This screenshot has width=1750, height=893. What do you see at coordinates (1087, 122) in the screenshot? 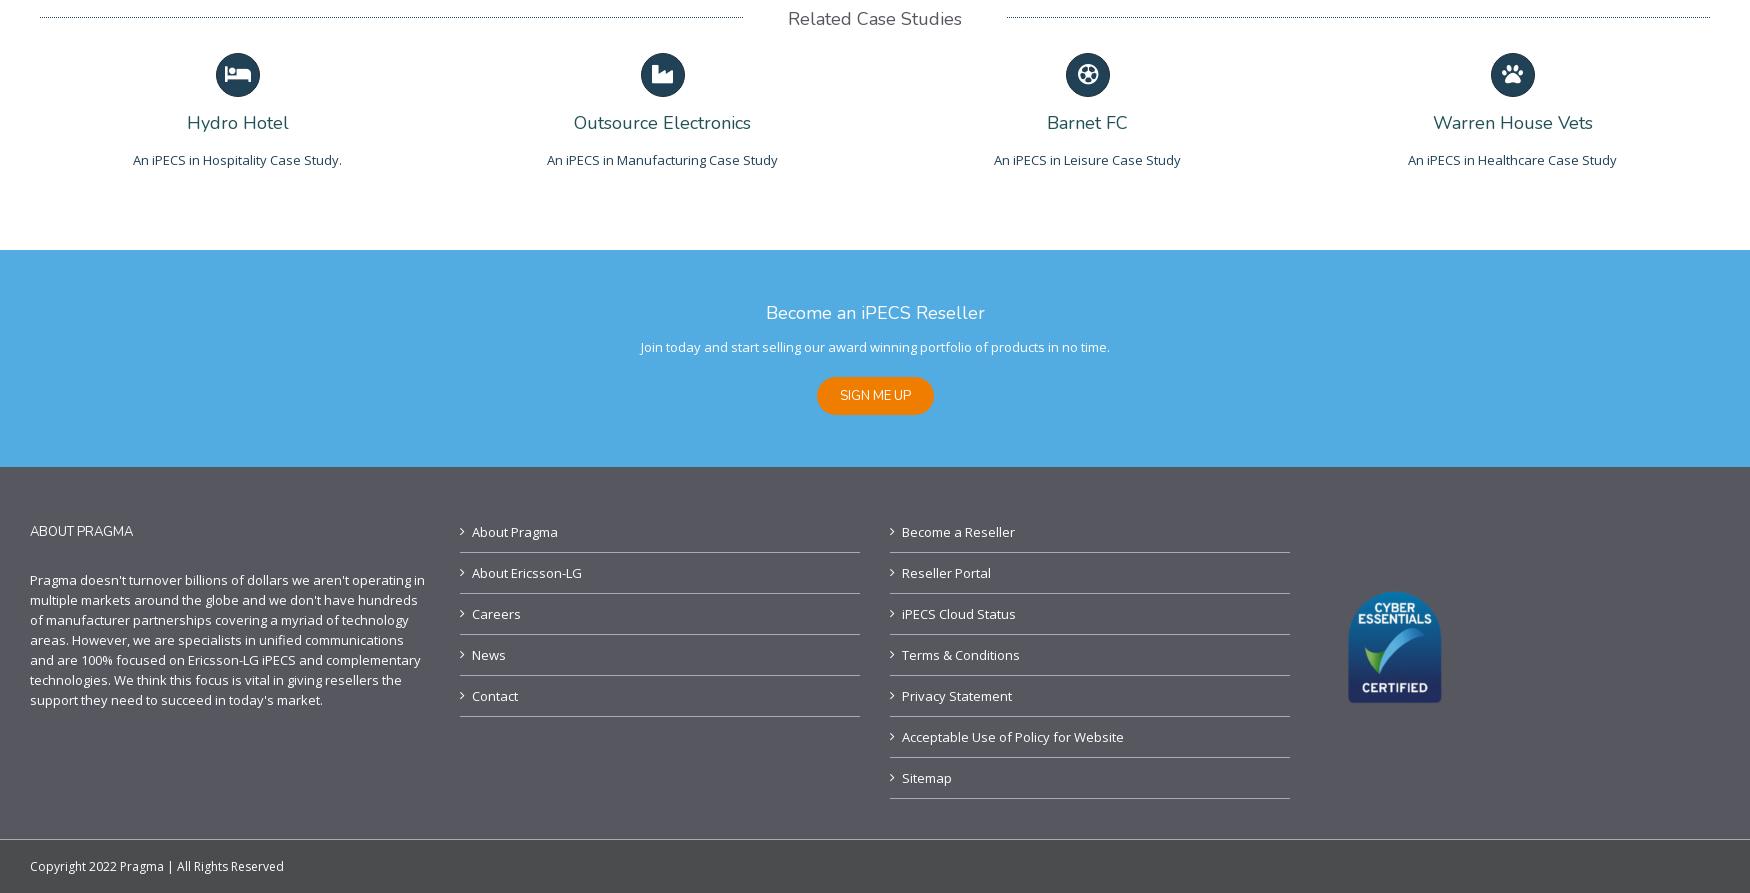
I see `'Barnet FC'` at bounding box center [1087, 122].